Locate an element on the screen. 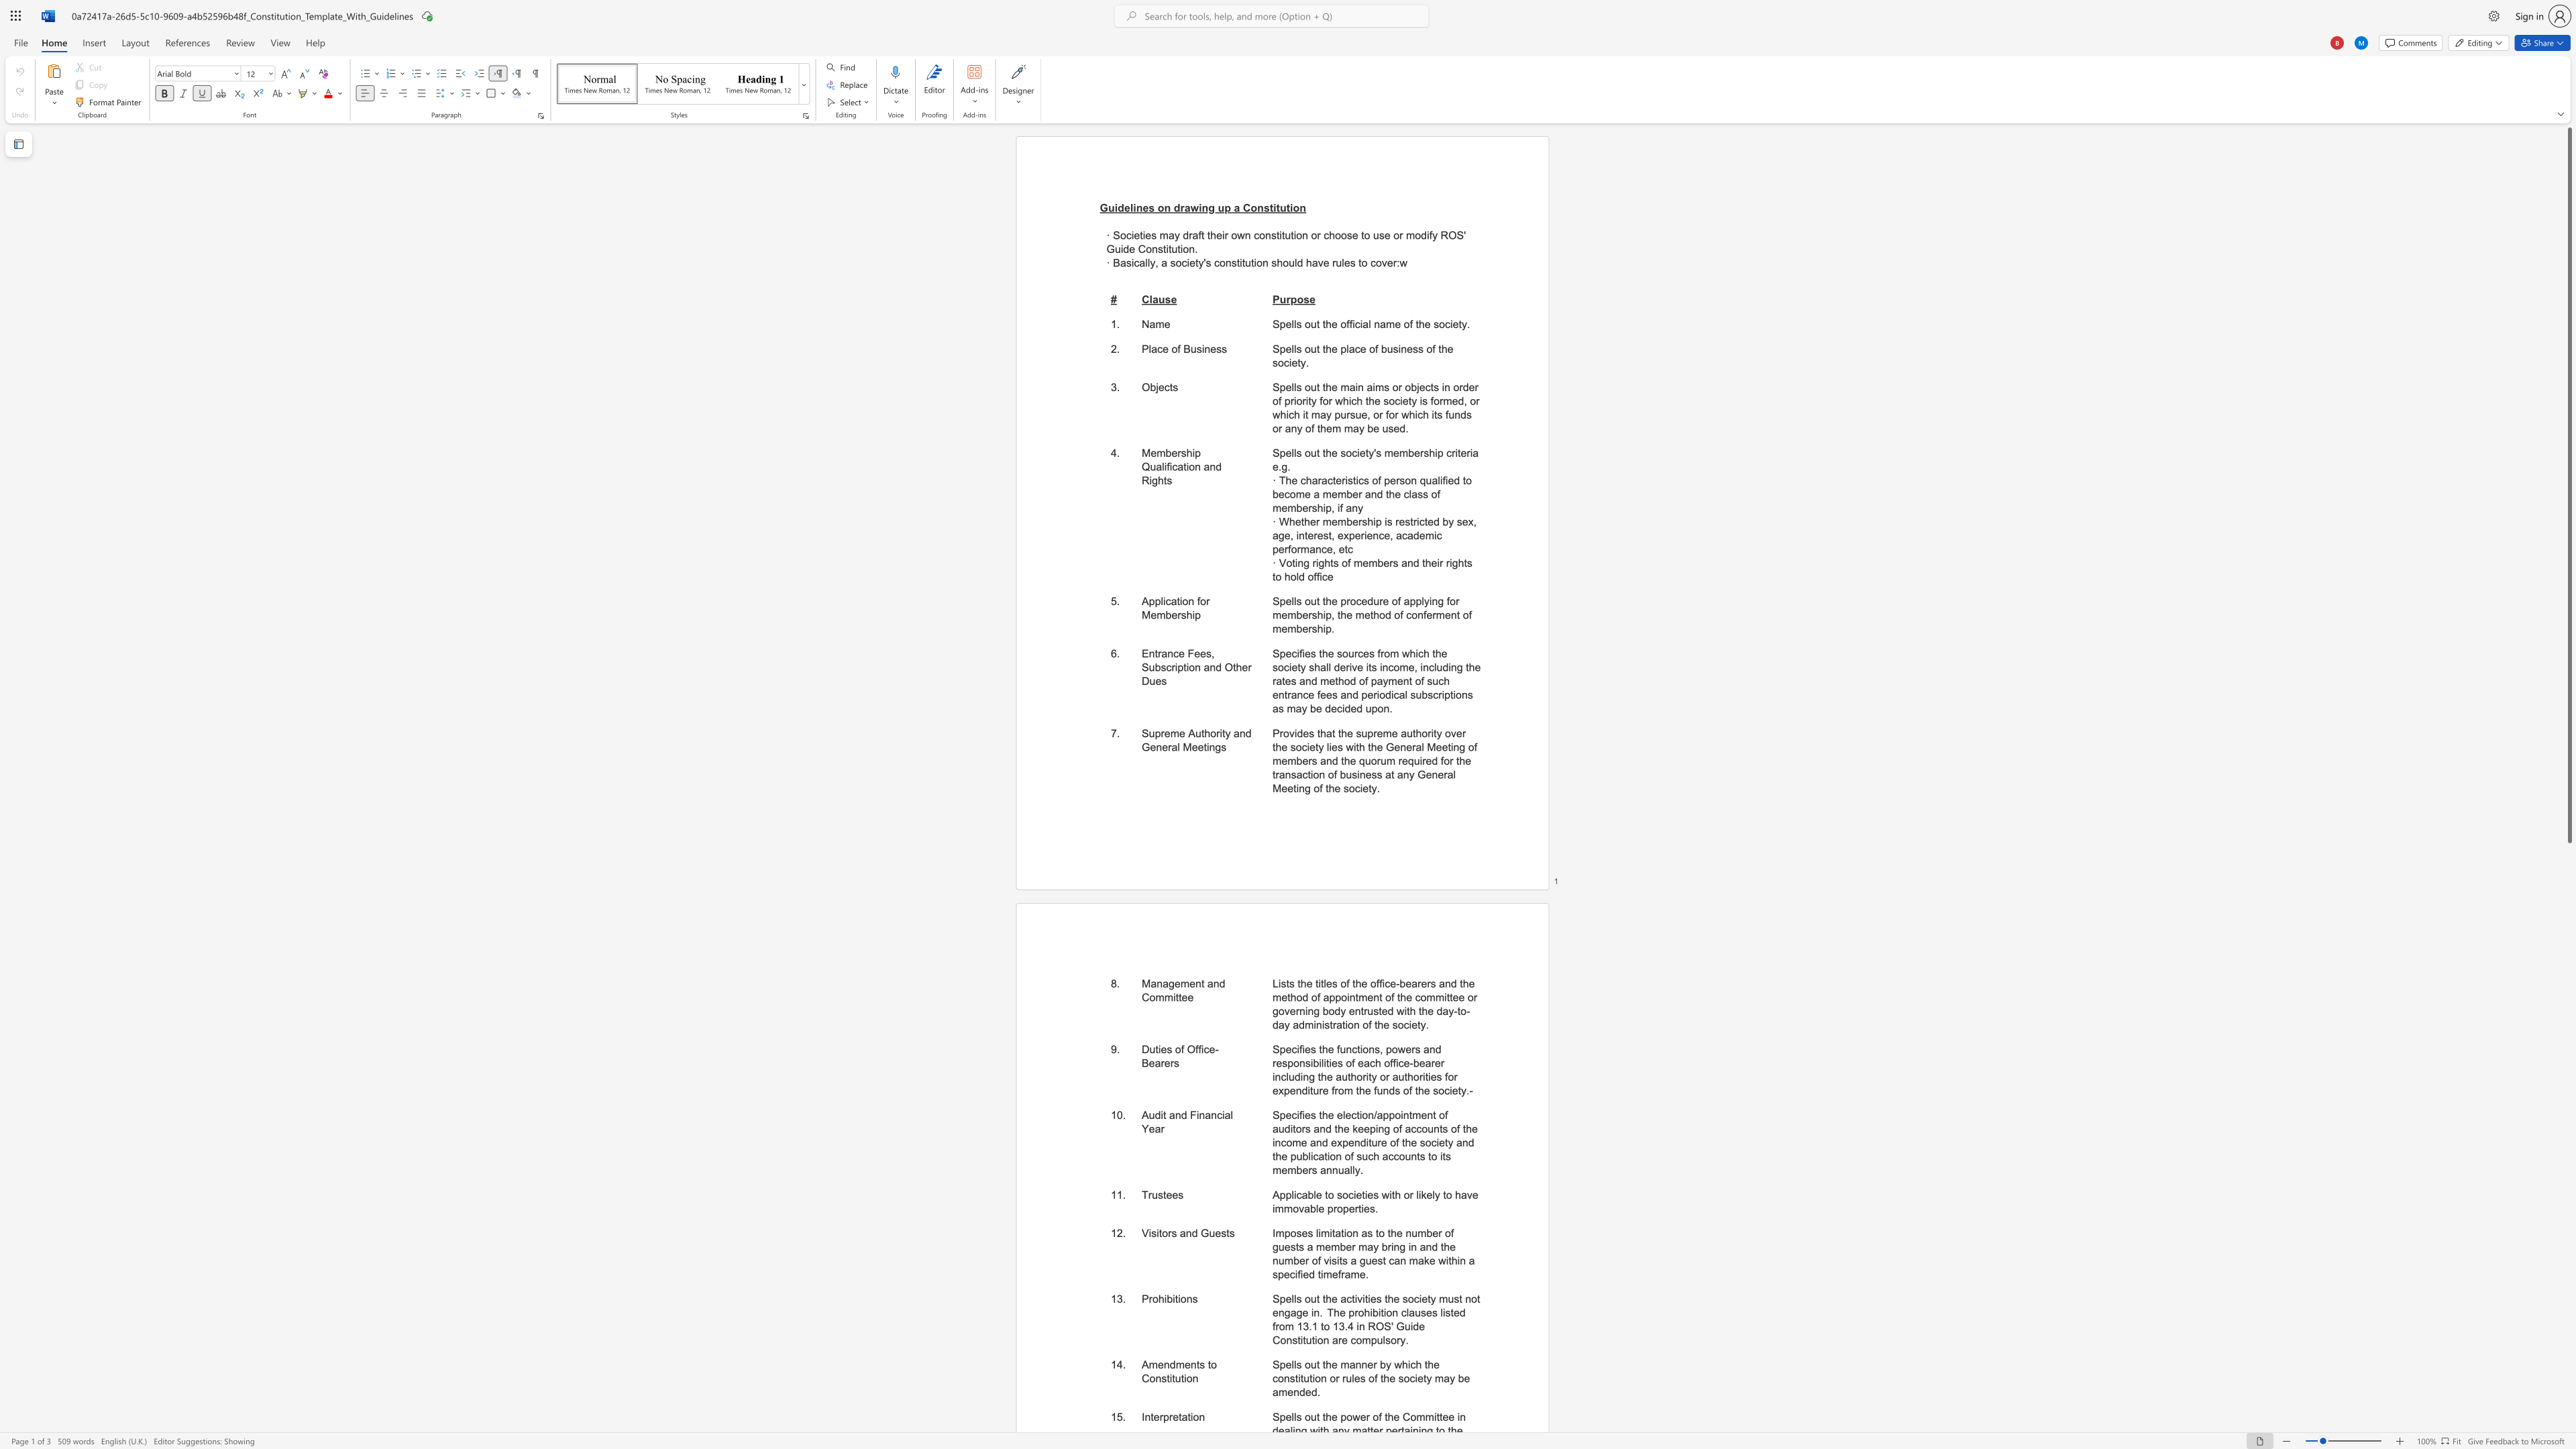 The width and height of the screenshot is (2576, 1449). the scrollbar to adjust the page downward is located at coordinates (2568, 1367).